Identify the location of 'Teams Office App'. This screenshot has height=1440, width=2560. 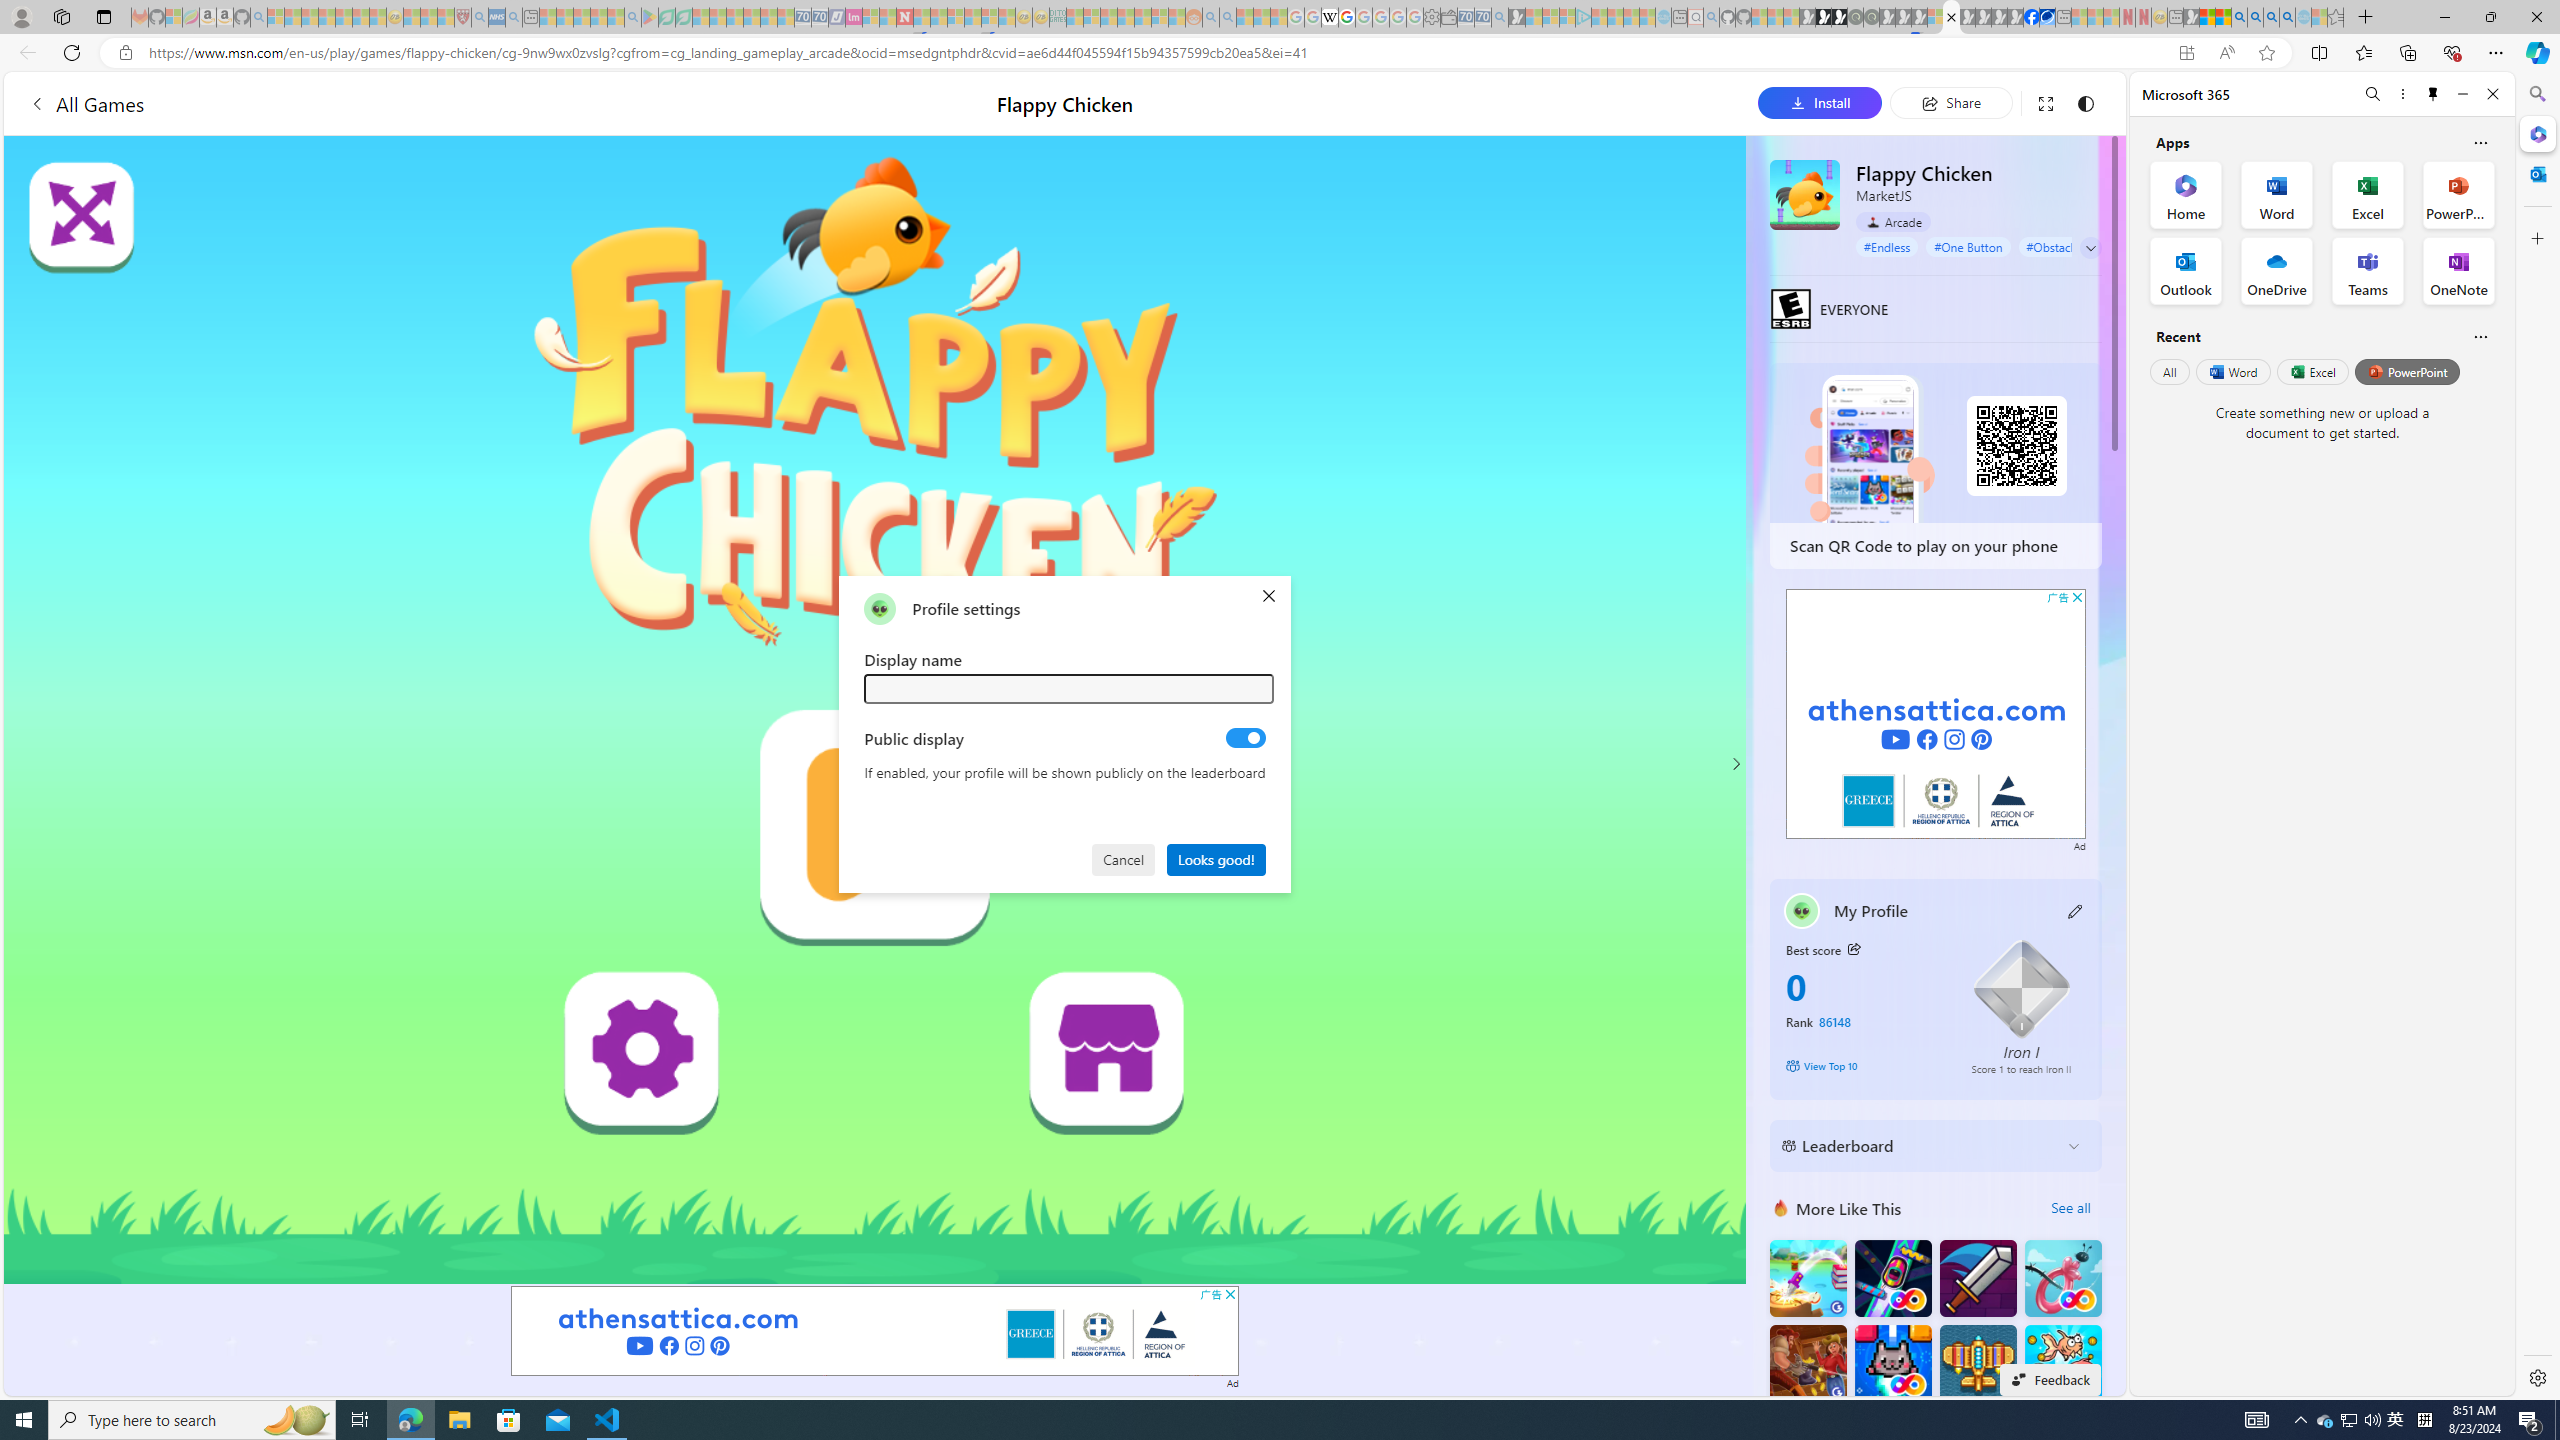
(2368, 271).